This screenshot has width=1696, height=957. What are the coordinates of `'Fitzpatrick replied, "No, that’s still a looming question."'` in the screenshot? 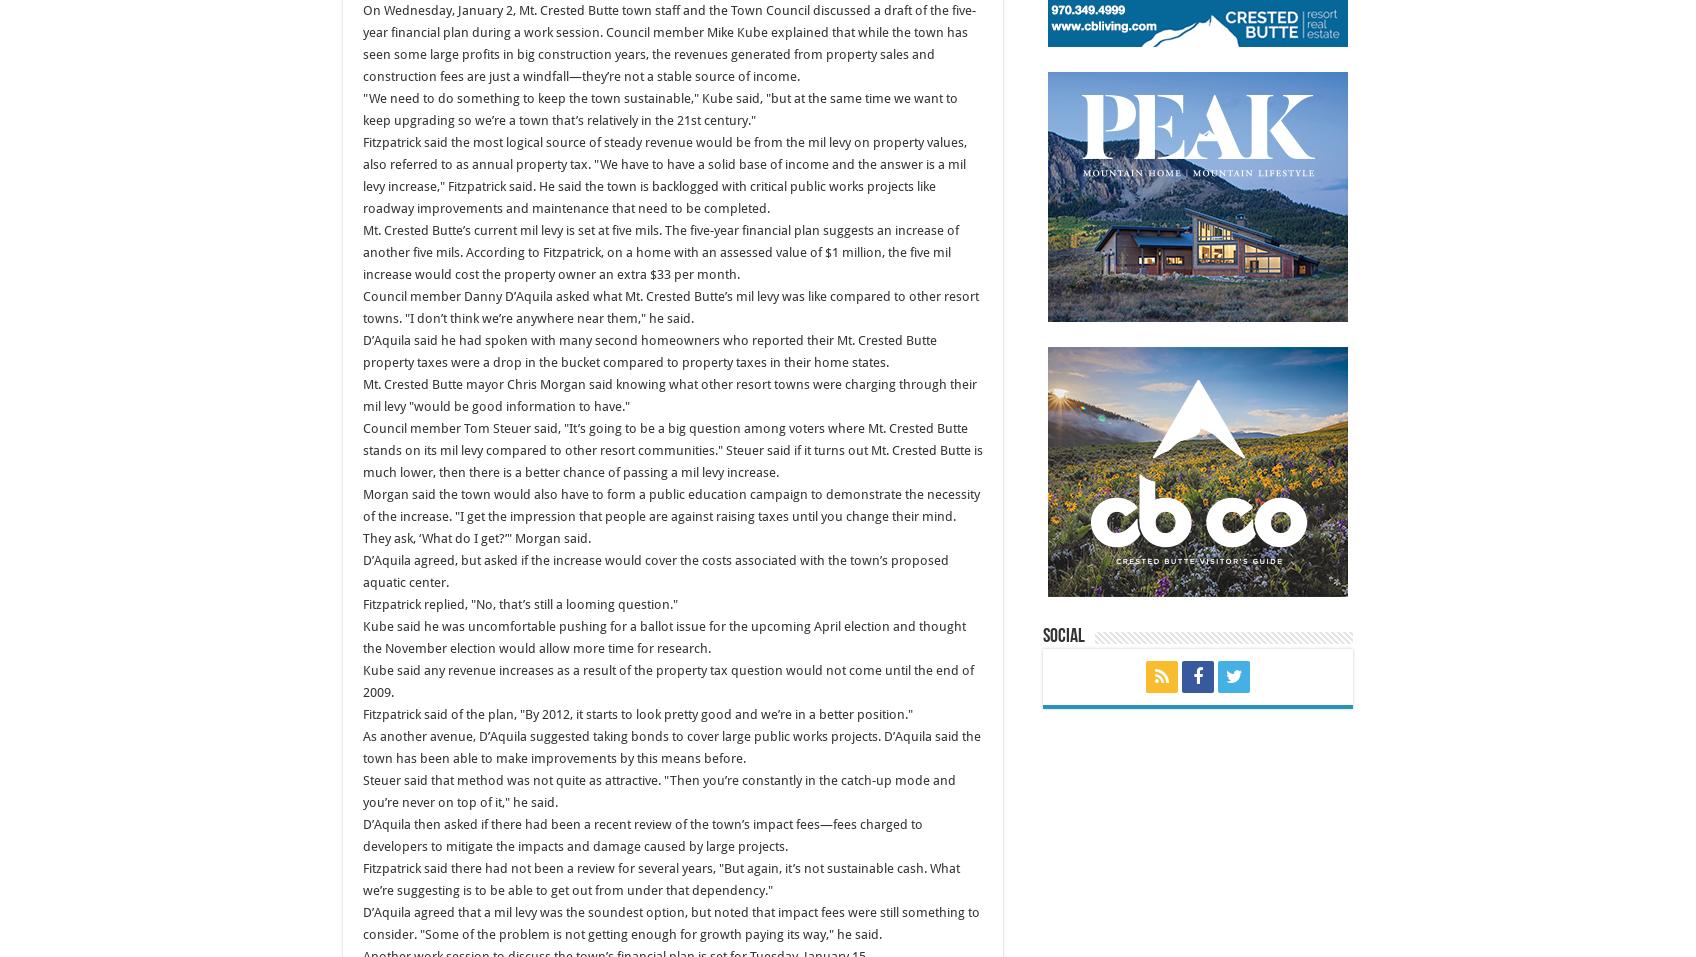 It's located at (519, 603).